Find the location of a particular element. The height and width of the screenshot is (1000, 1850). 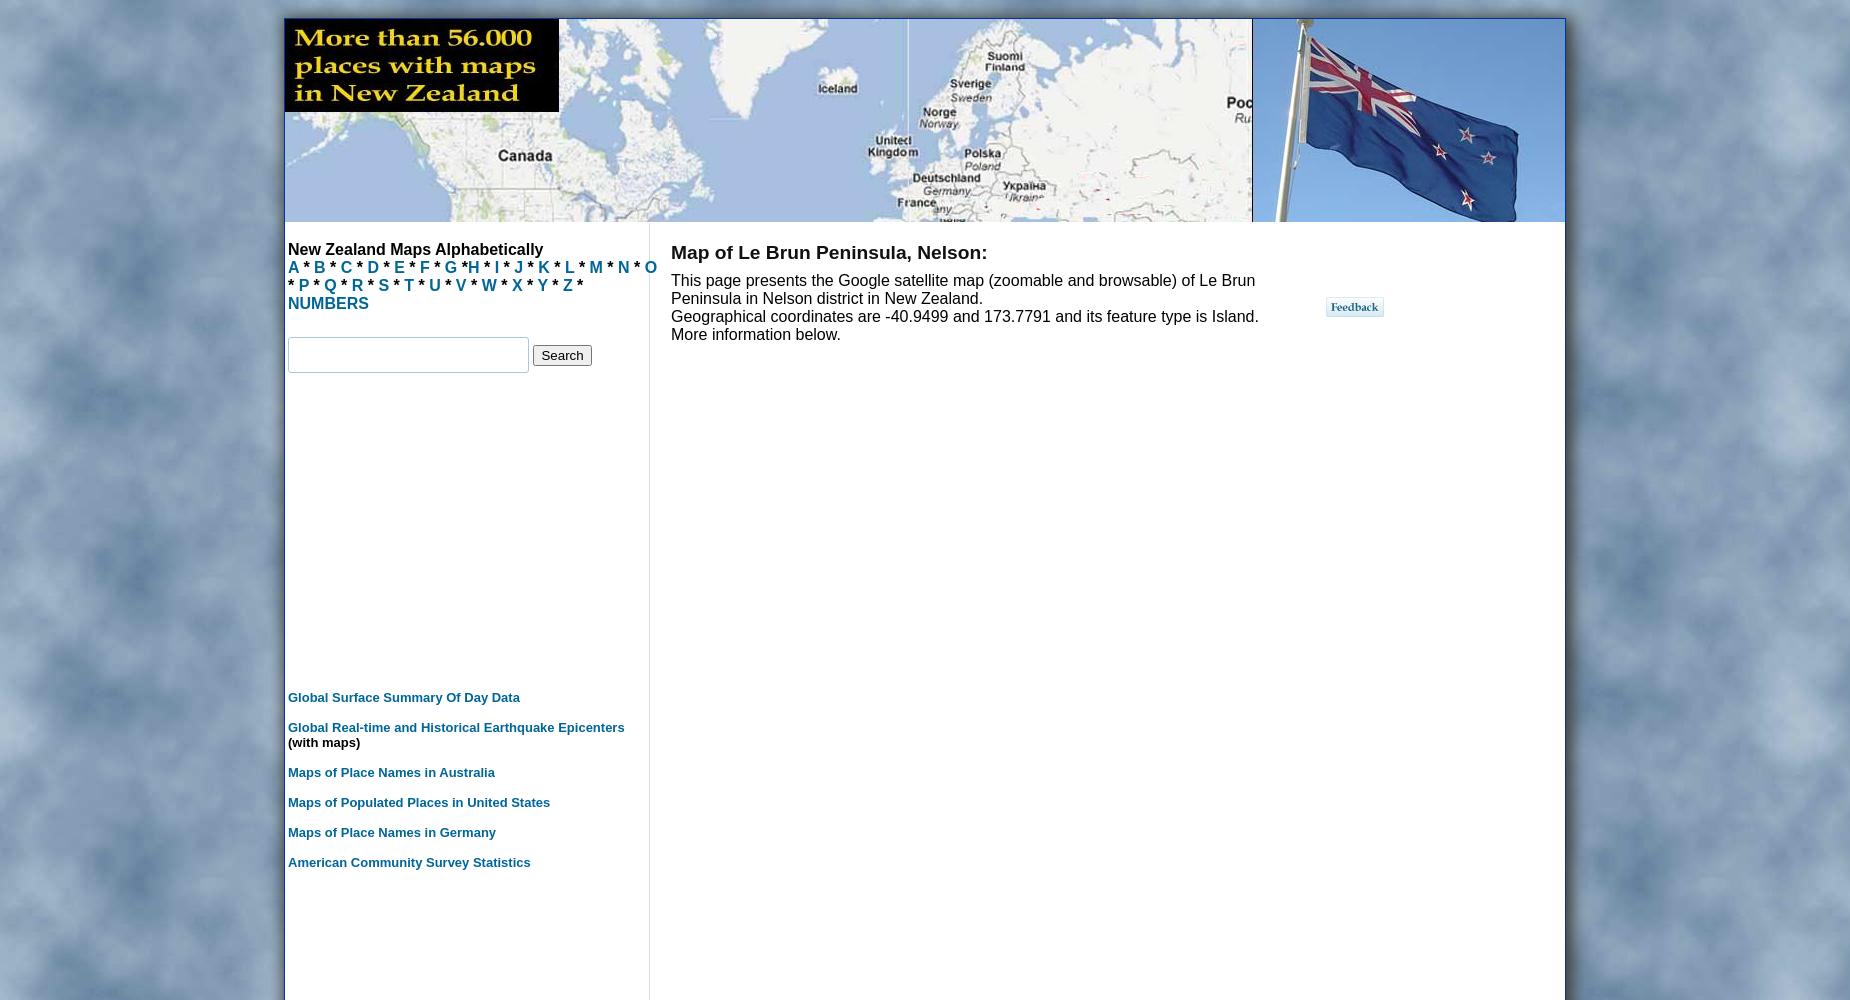

'N' is located at coordinates (623, 267).